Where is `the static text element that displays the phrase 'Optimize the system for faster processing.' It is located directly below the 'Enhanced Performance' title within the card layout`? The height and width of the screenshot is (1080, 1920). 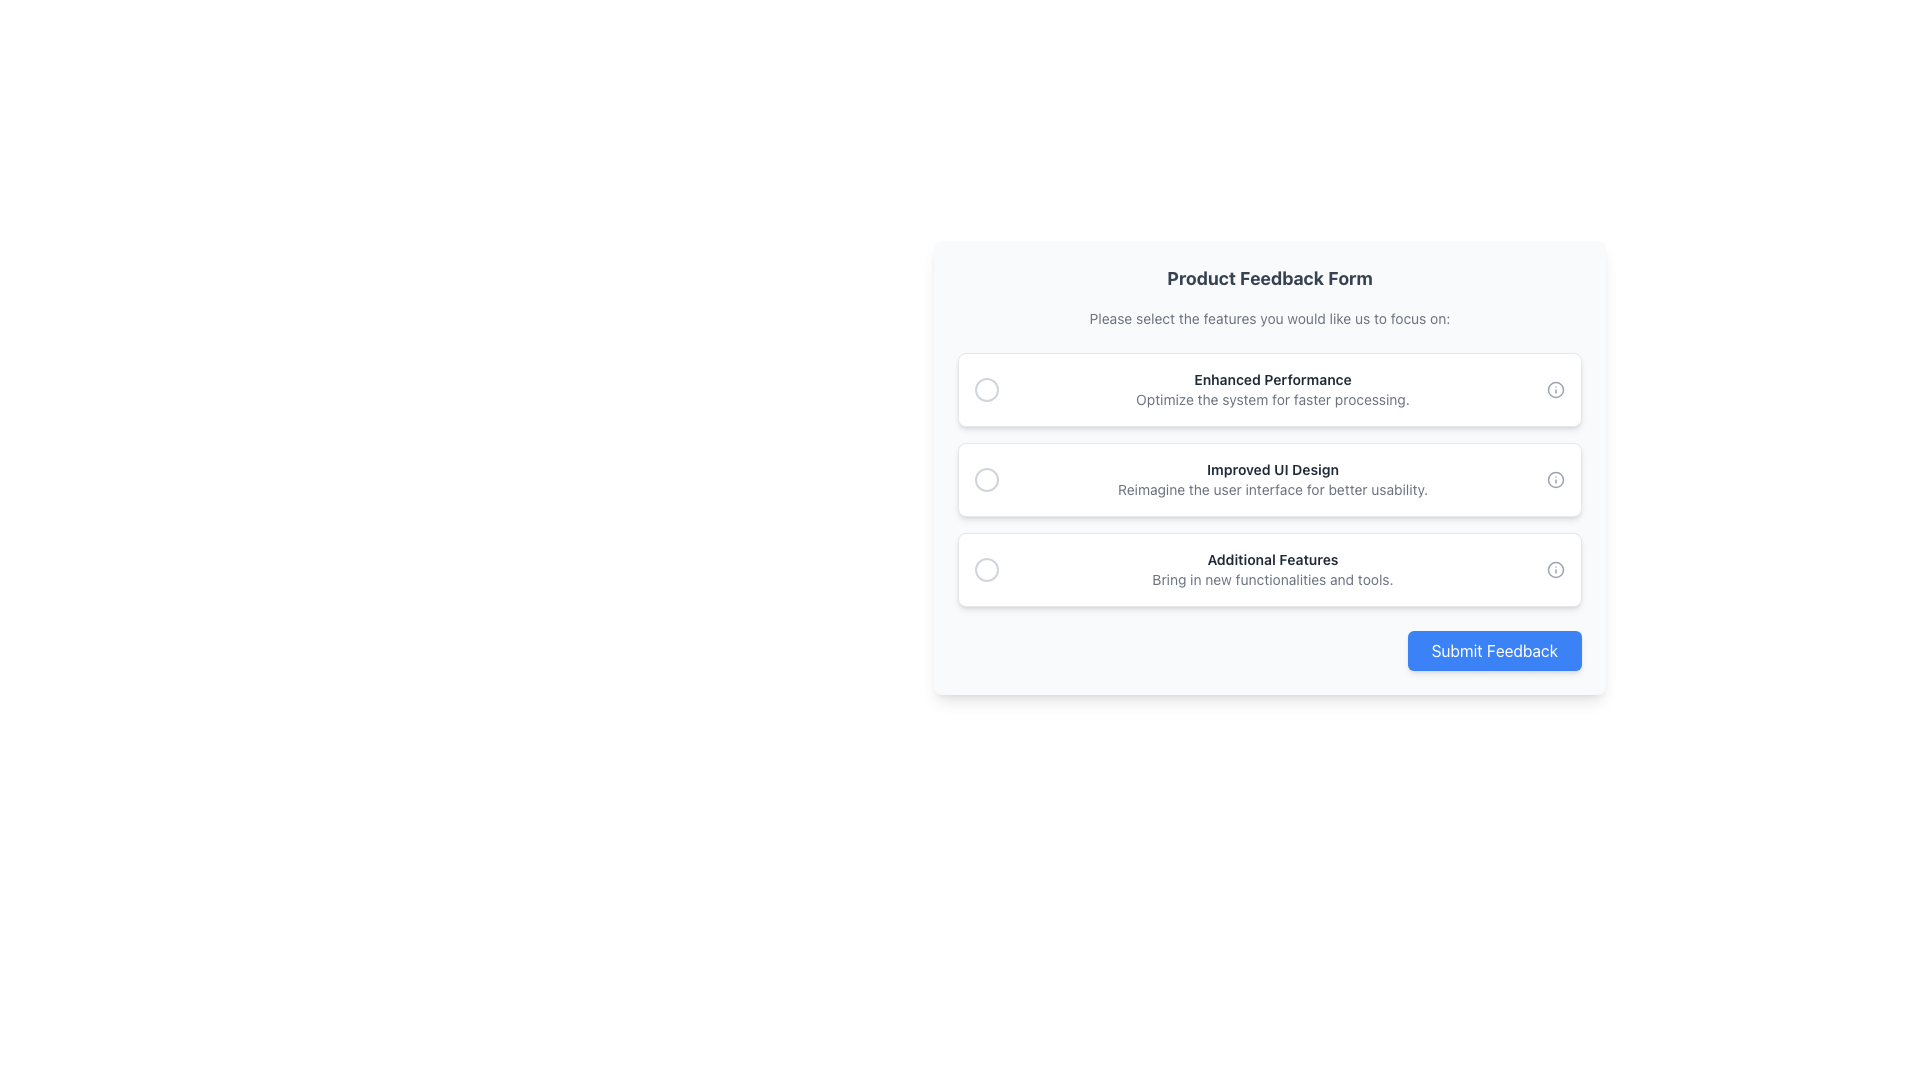
the static text element that displays the phrase 'Optimize the system for faster processing.' It is located directly below the 'Enhanced Performance' title within the card layout is located at coordinates (1271, 400).